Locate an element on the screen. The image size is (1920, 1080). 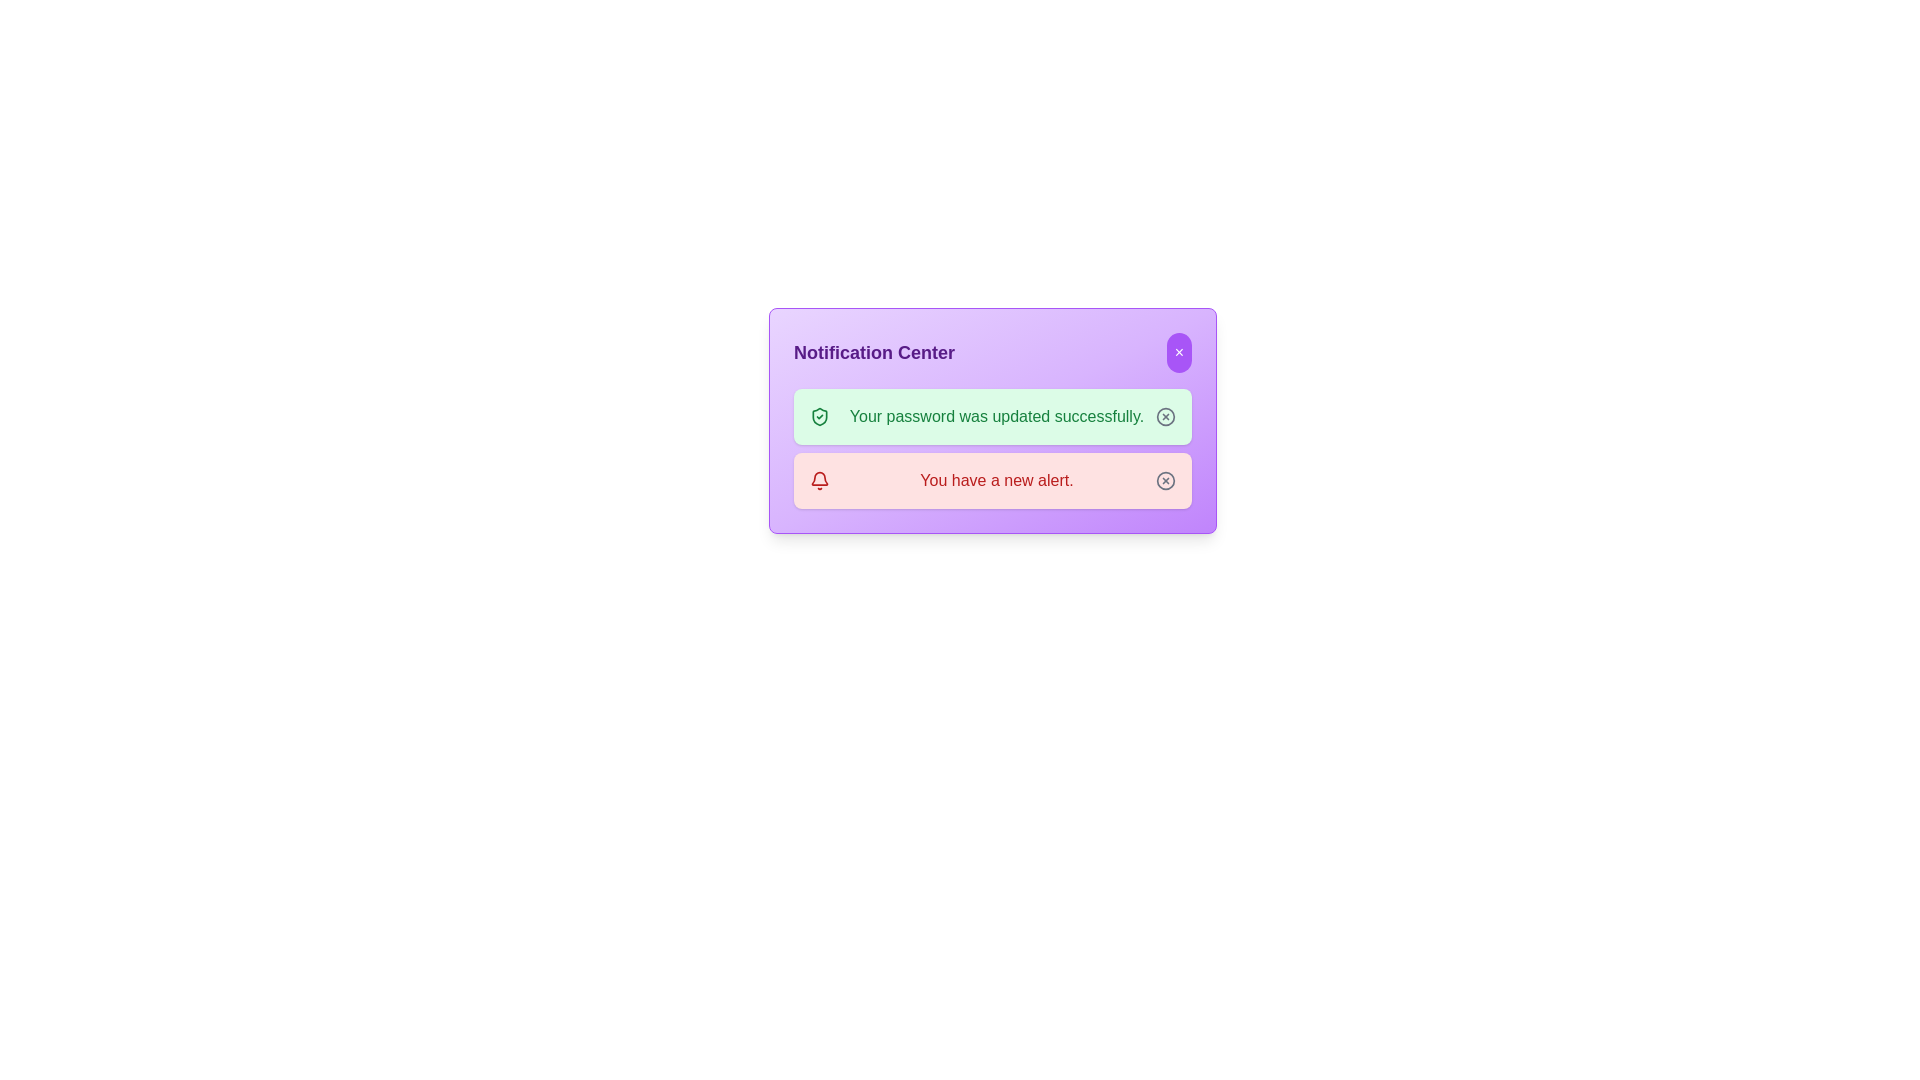
the notification box with a red background that contains a bell icon and a dismissal 'X' button, which displays the message 'You have a new alert.' is located at coordinates (993, 481).